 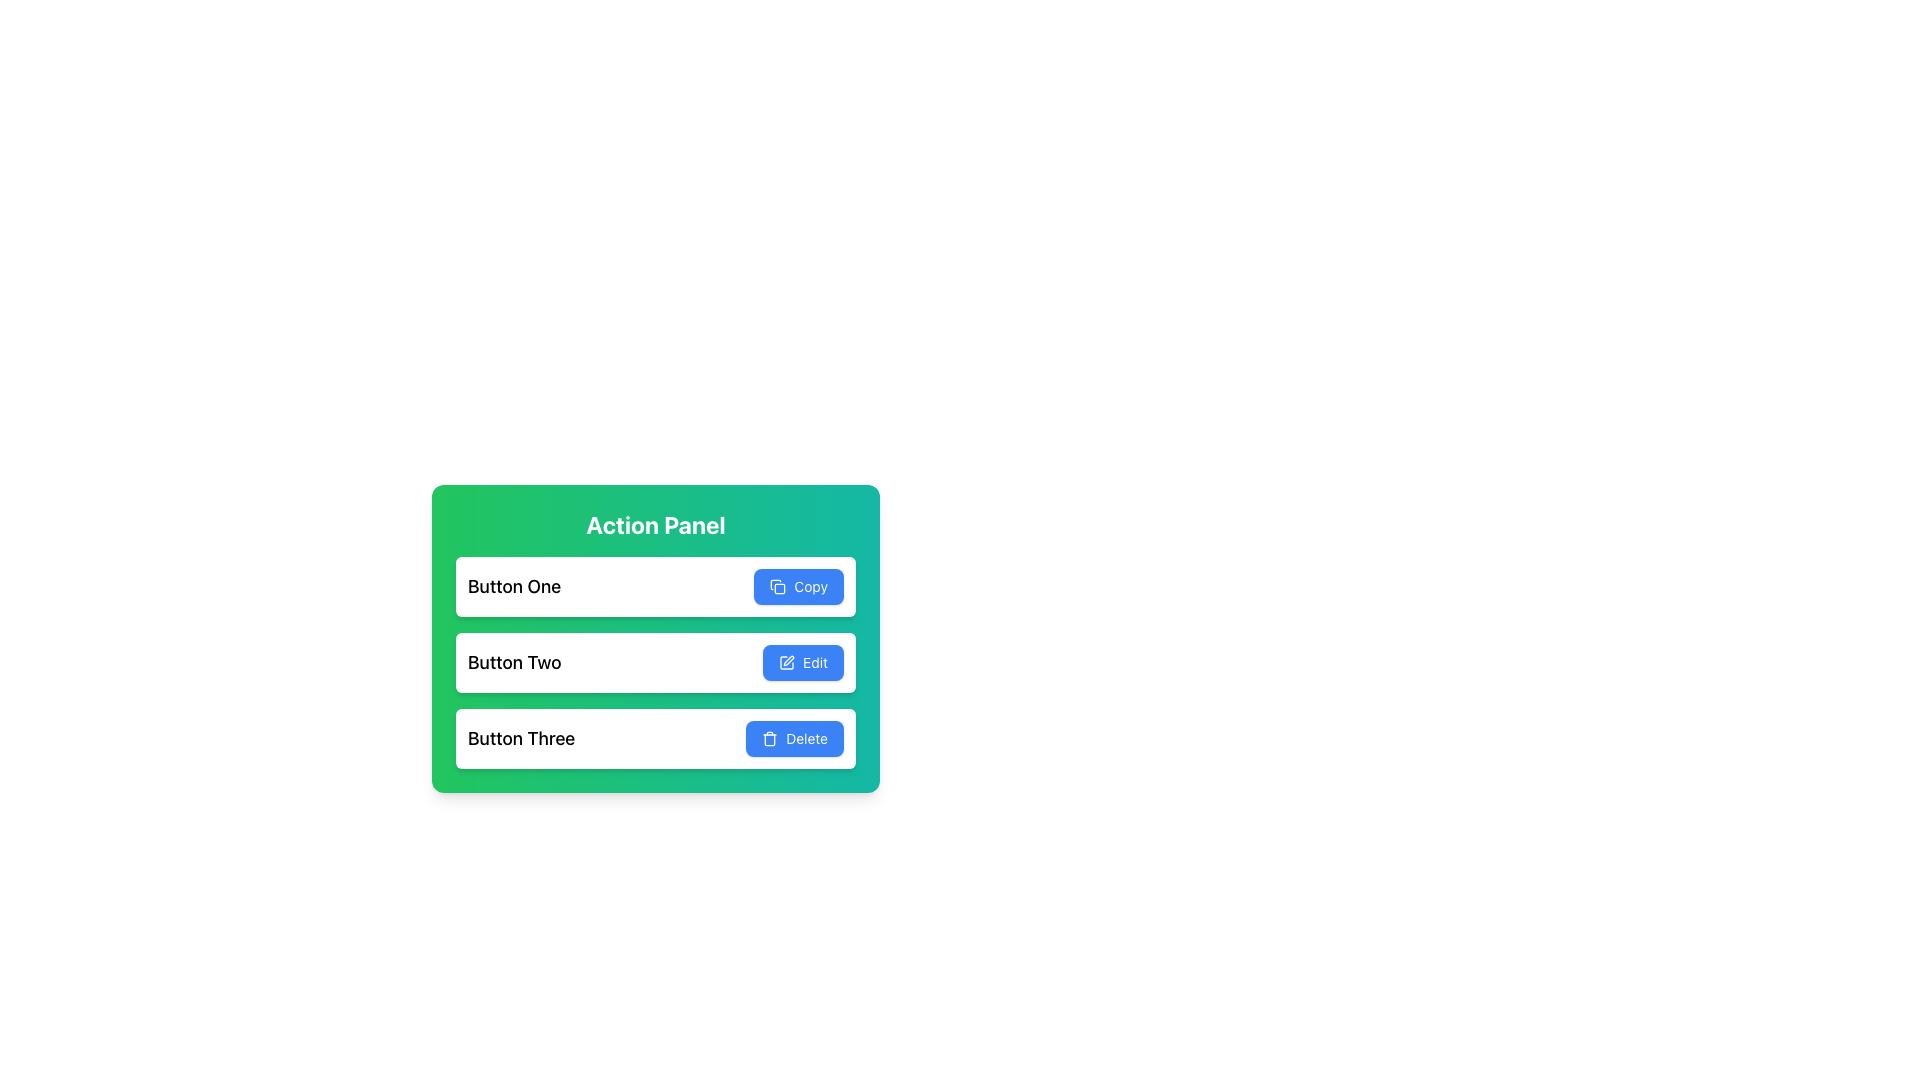 I want to click on text from the 'Action Panel' label, which is displayed in bold, white font at the top of a green-teal gradient panel, so click(x=656, y=523).